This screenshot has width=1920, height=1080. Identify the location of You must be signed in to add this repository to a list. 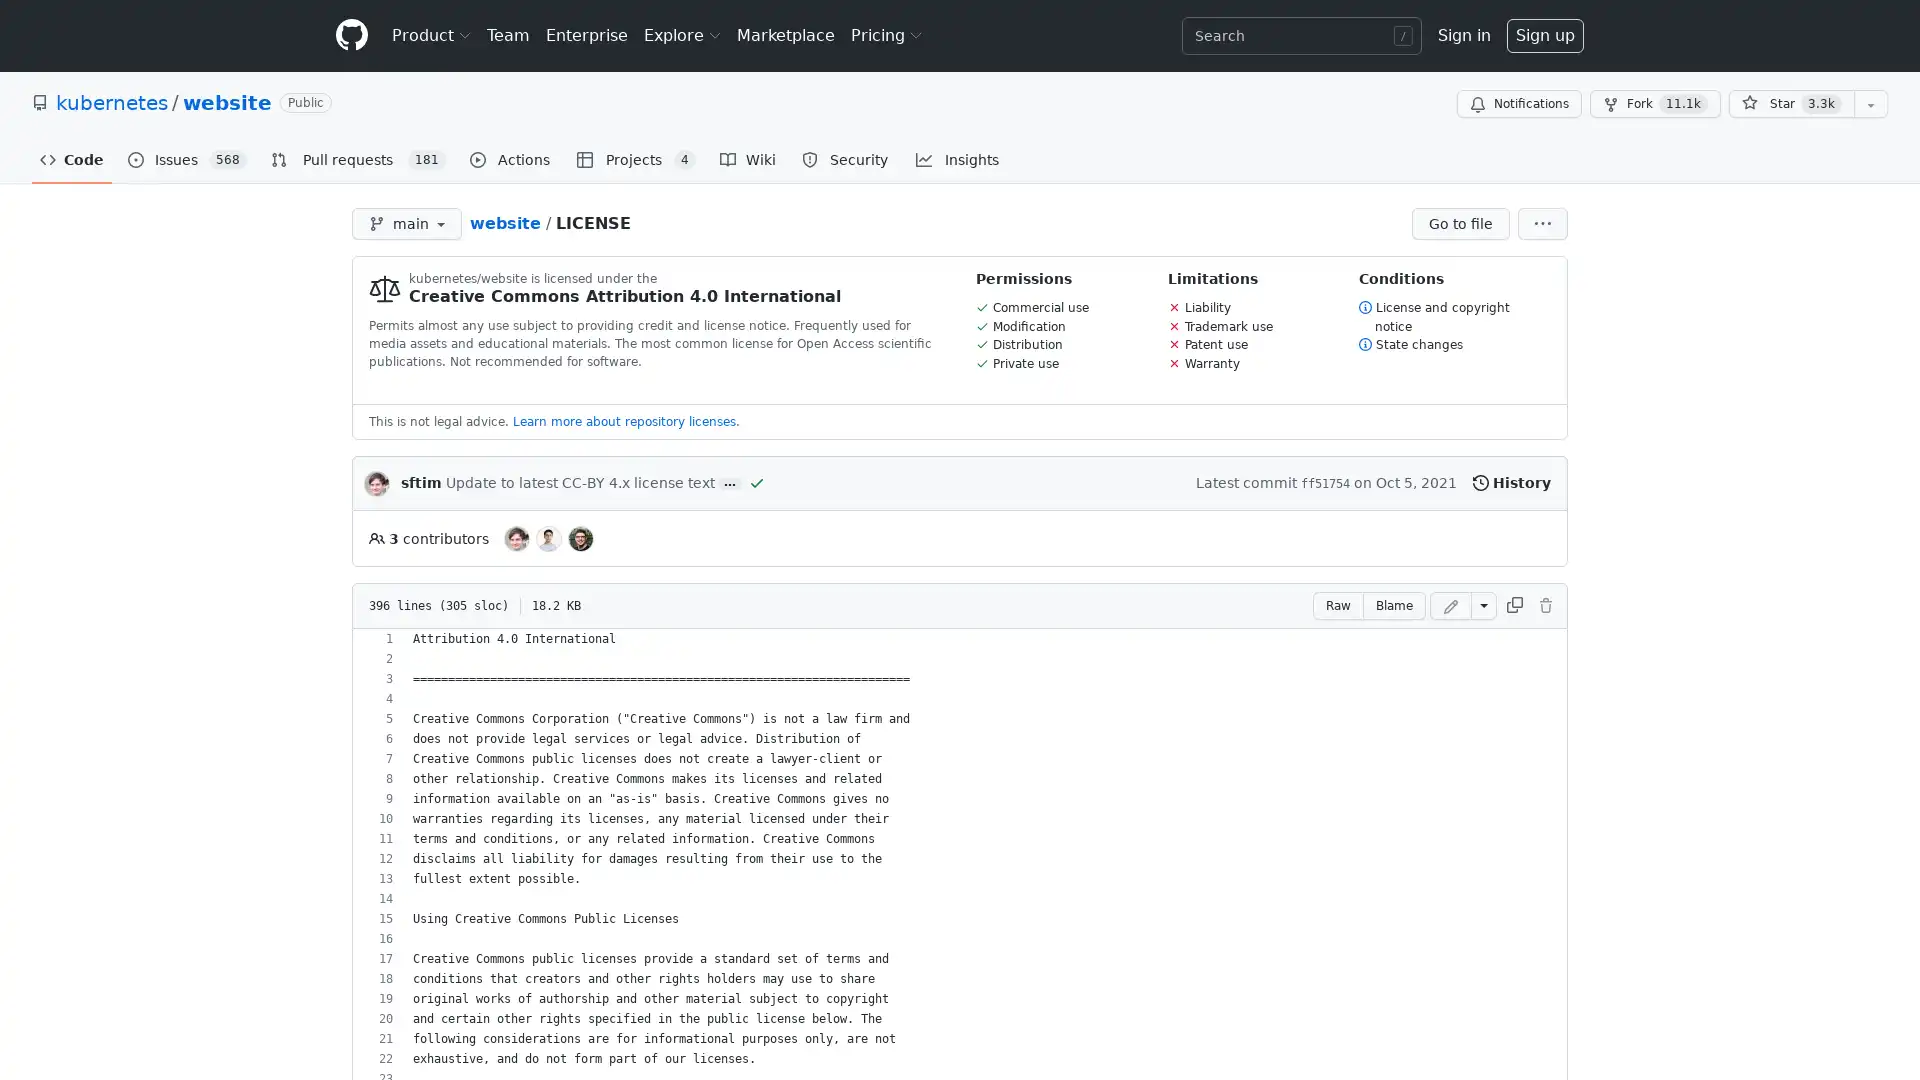
(1870, 104).